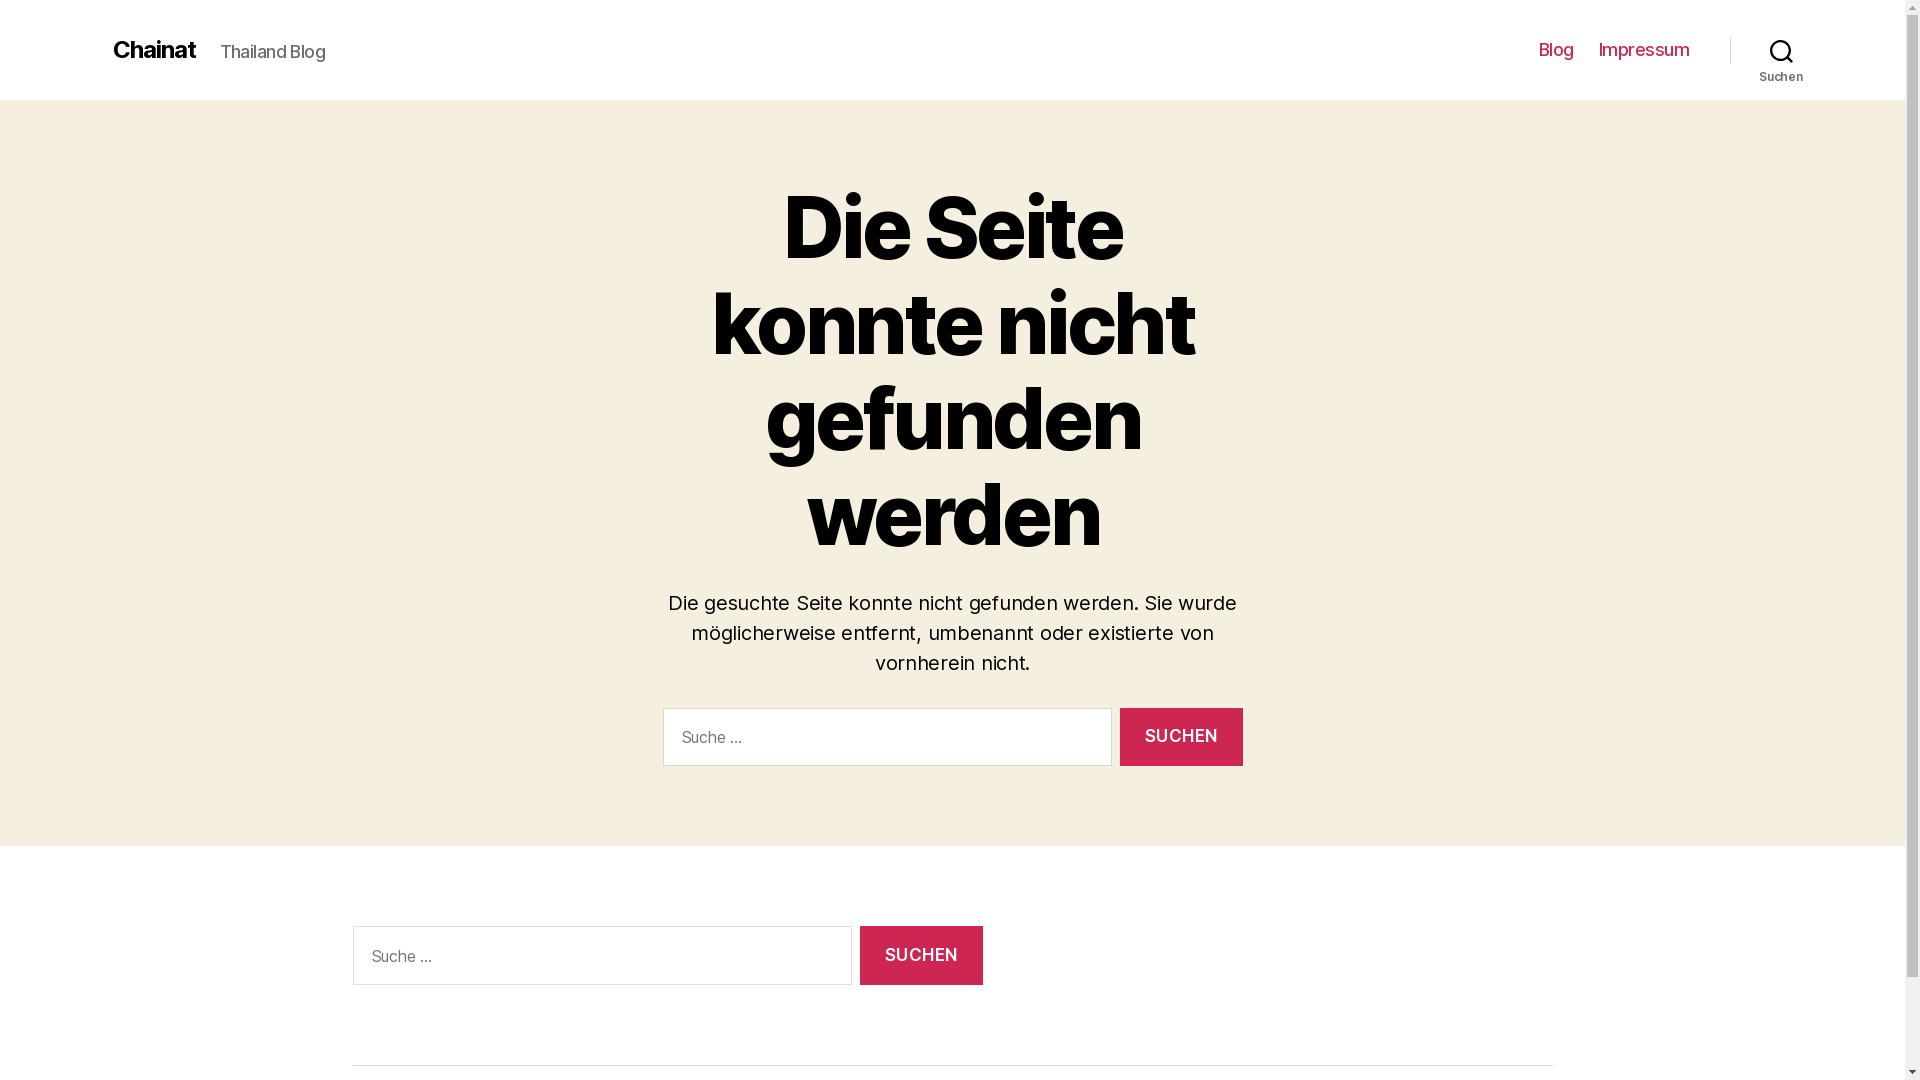 The height and width of the screenshot is (1080, 1920). I want to click on 'Chainat', so click(152, 49).